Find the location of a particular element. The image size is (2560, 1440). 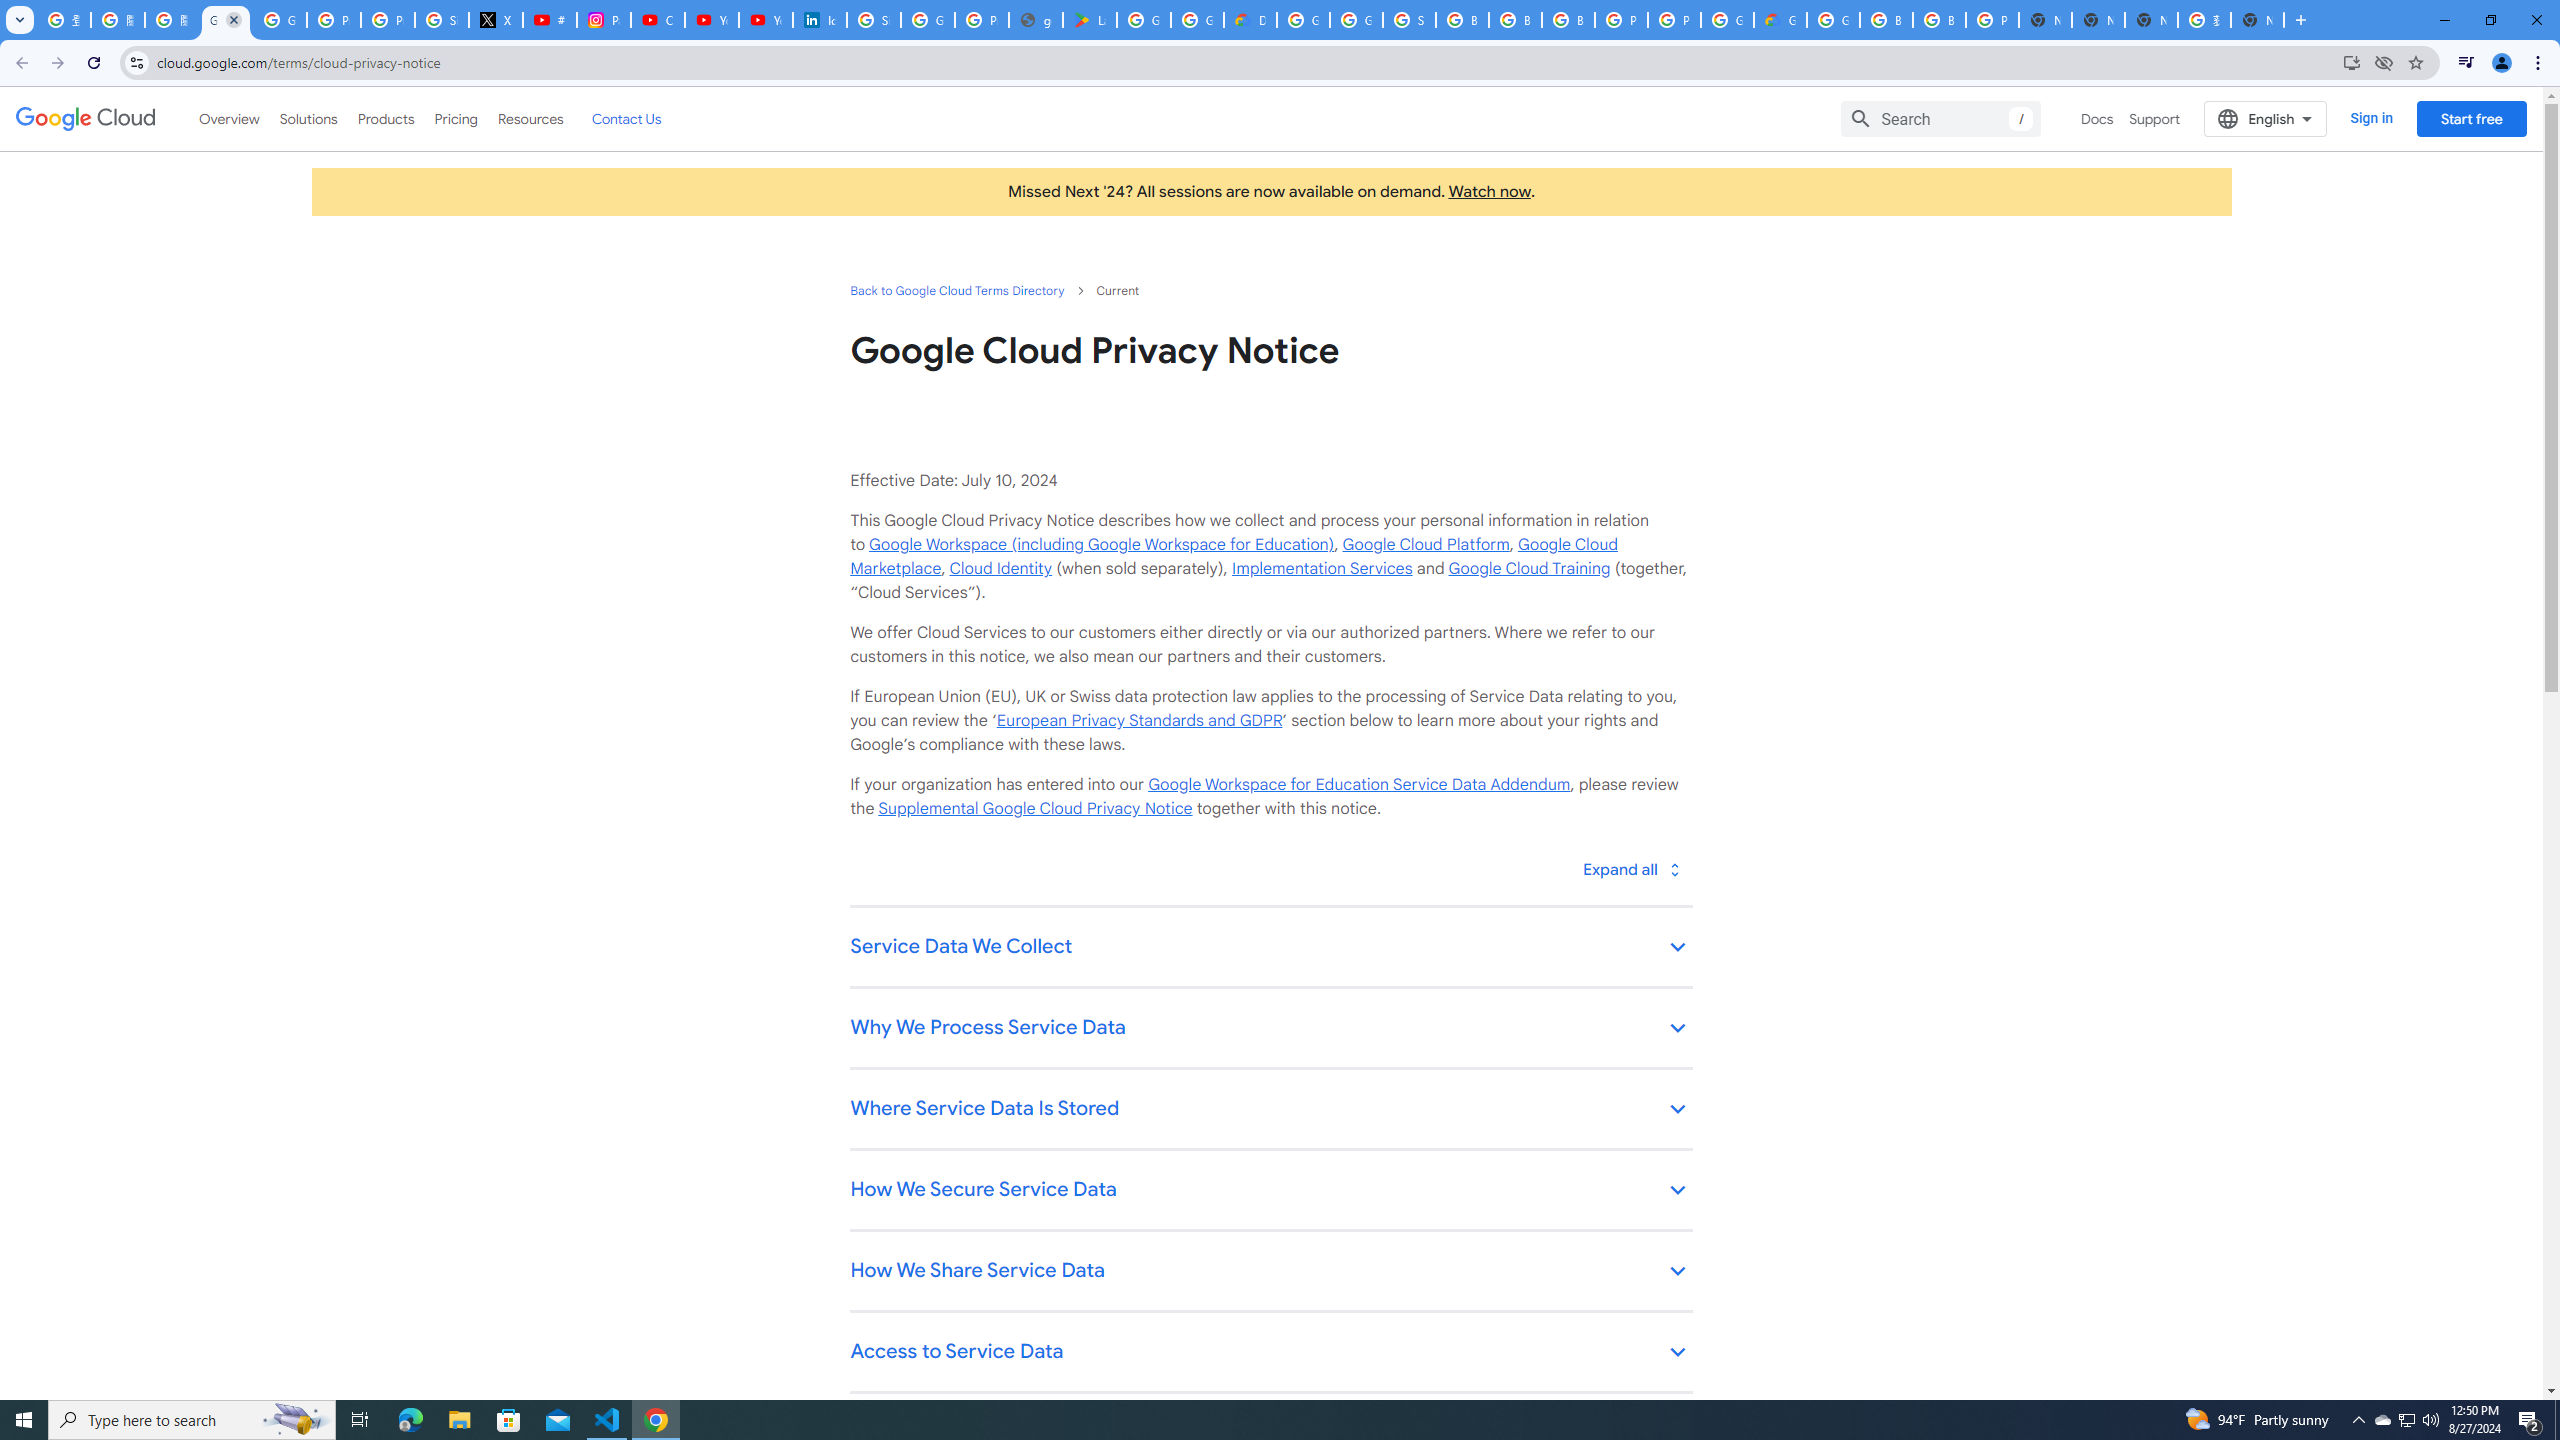

'Back to Google Cloud Terms Directory' is located at coordinates (957, 290).